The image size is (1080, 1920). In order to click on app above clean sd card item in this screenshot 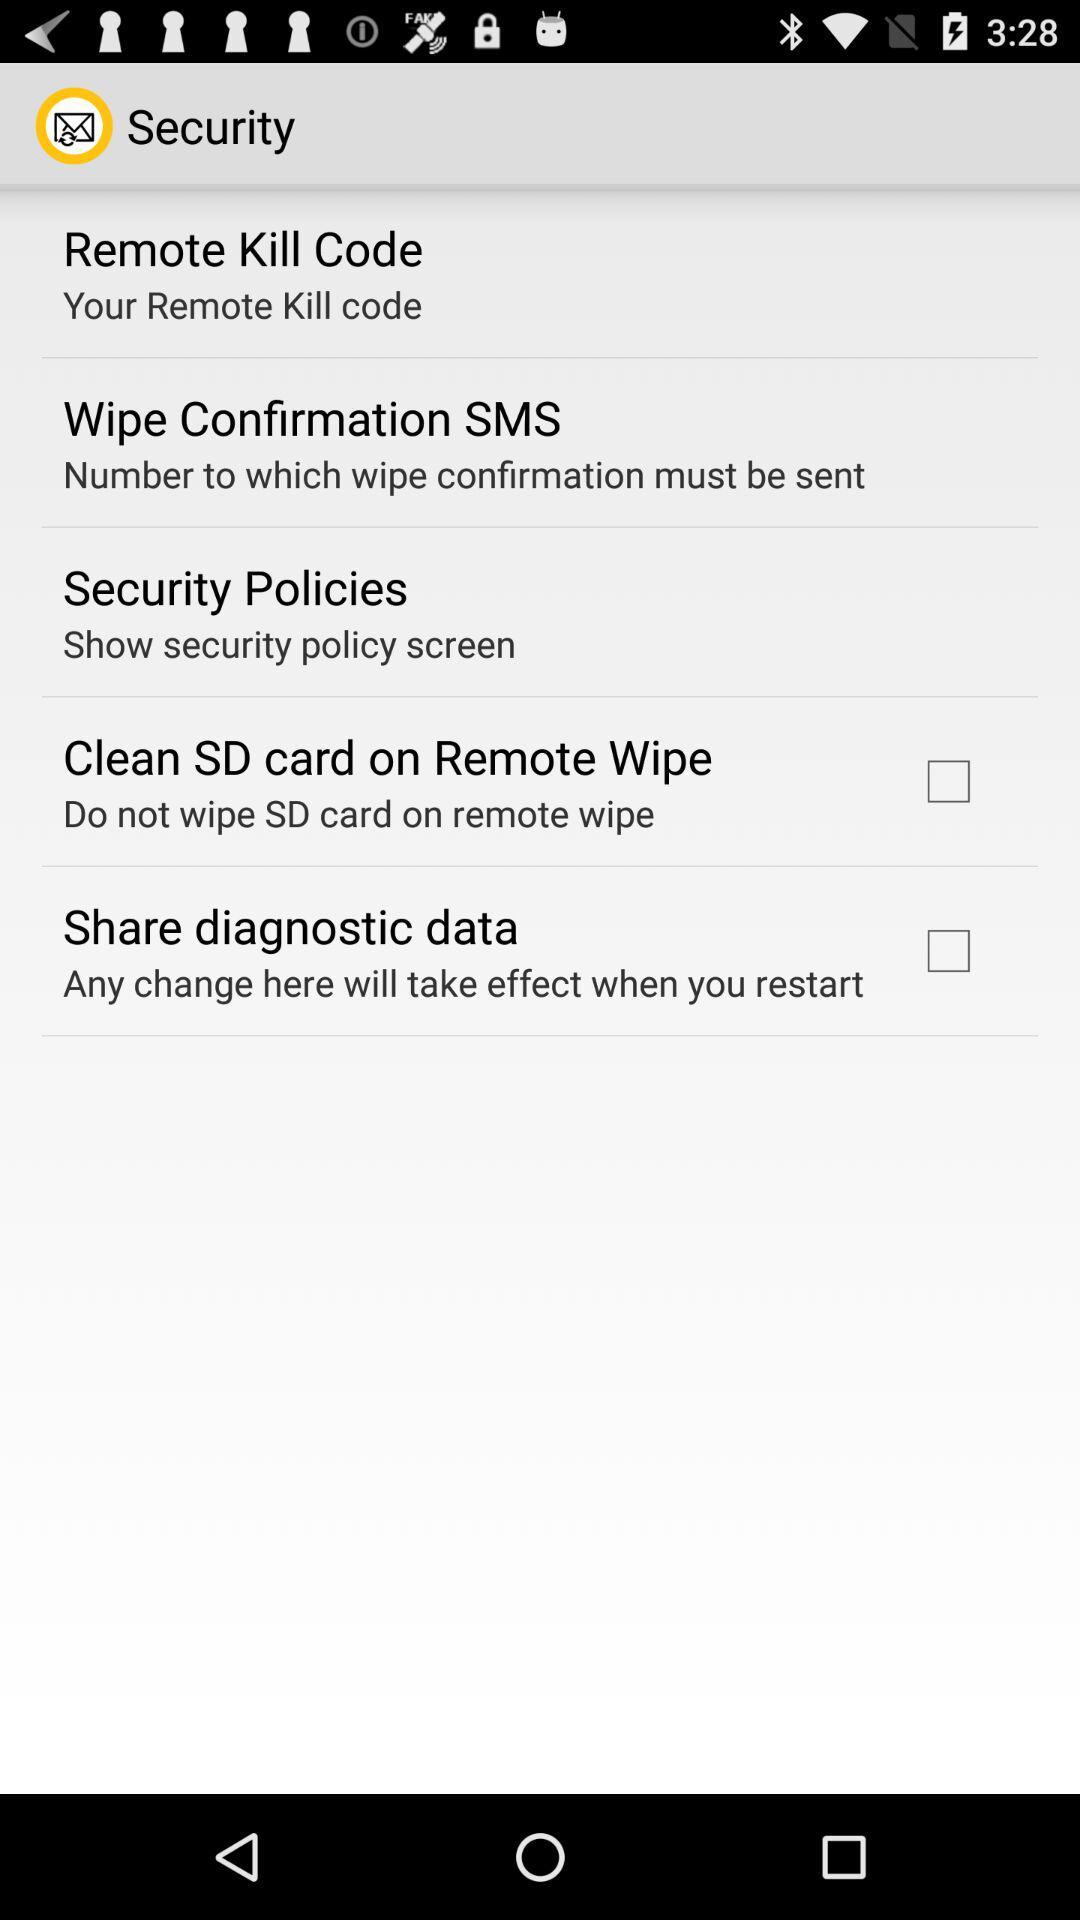, I will do `click(289, 643)`.